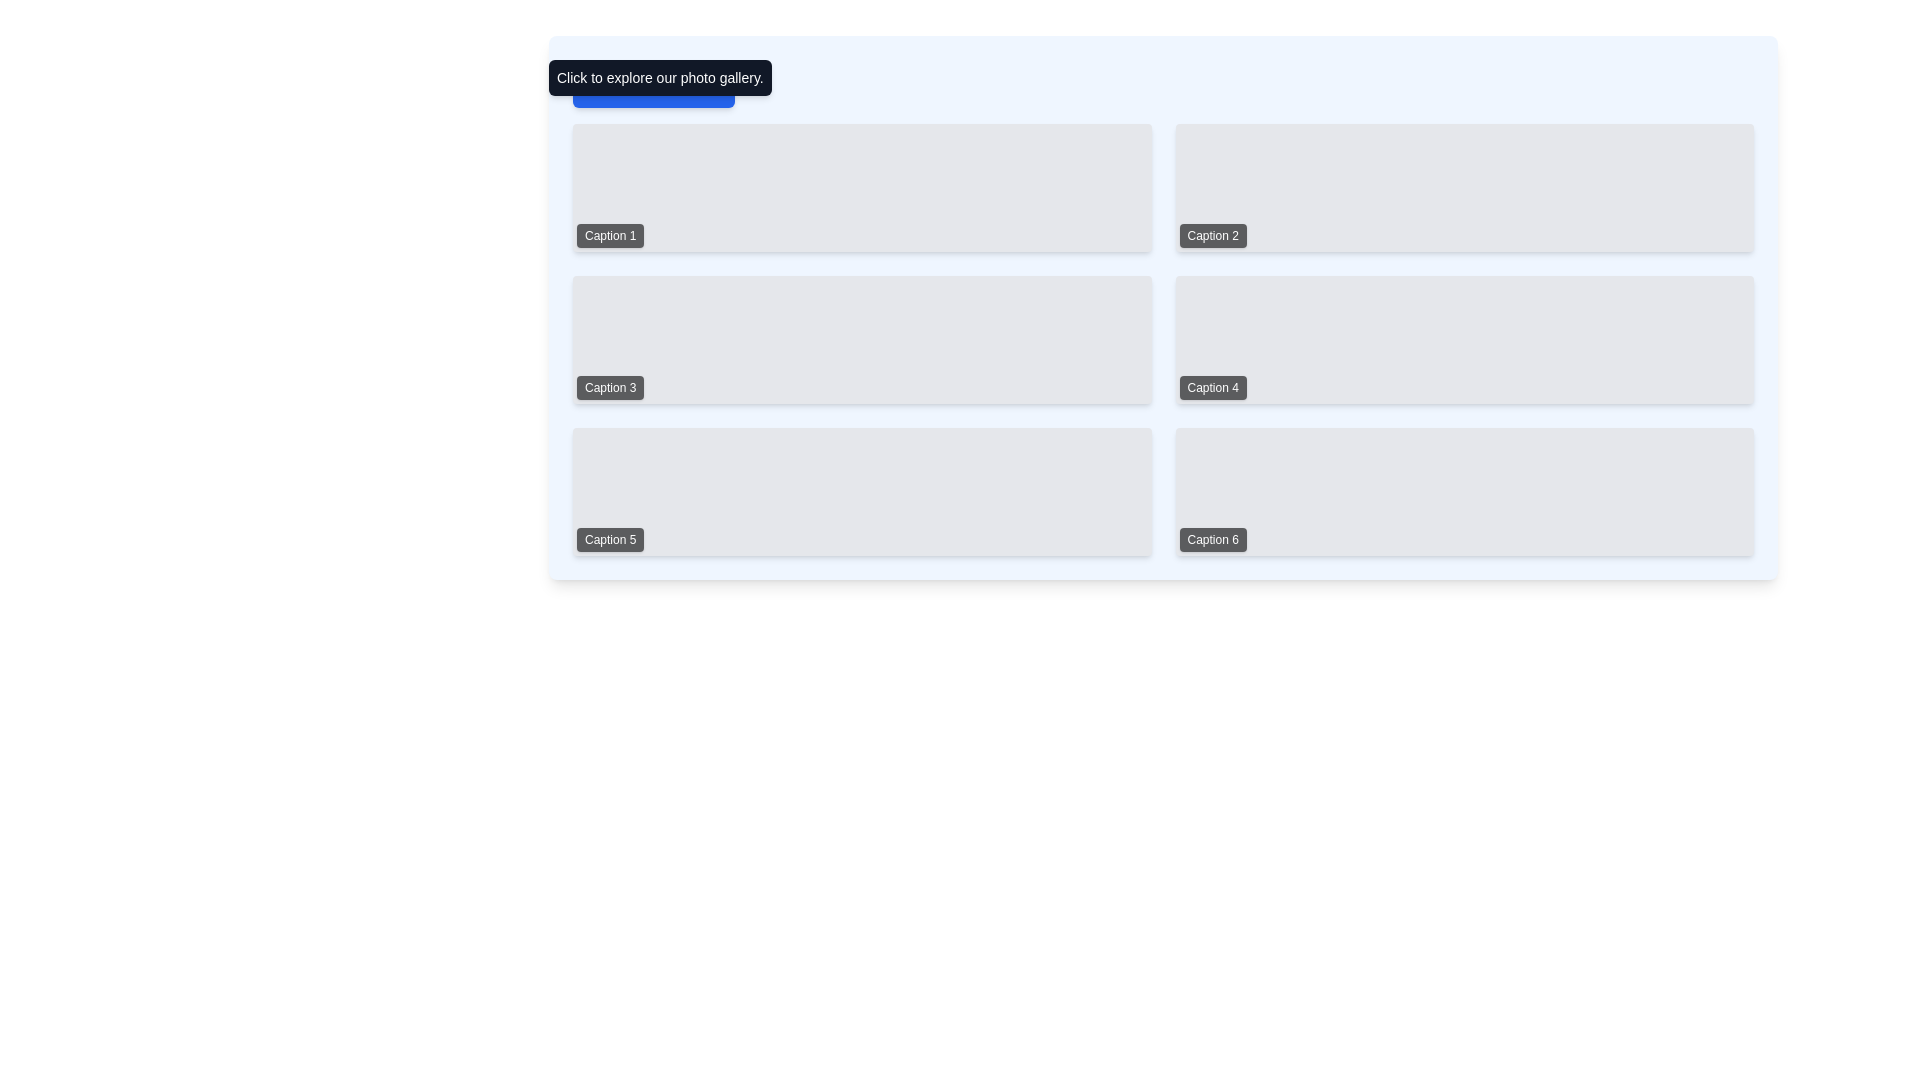  I want to click on the larger circular base of the info icon located in the top left area of the interface, so click(602, 83).